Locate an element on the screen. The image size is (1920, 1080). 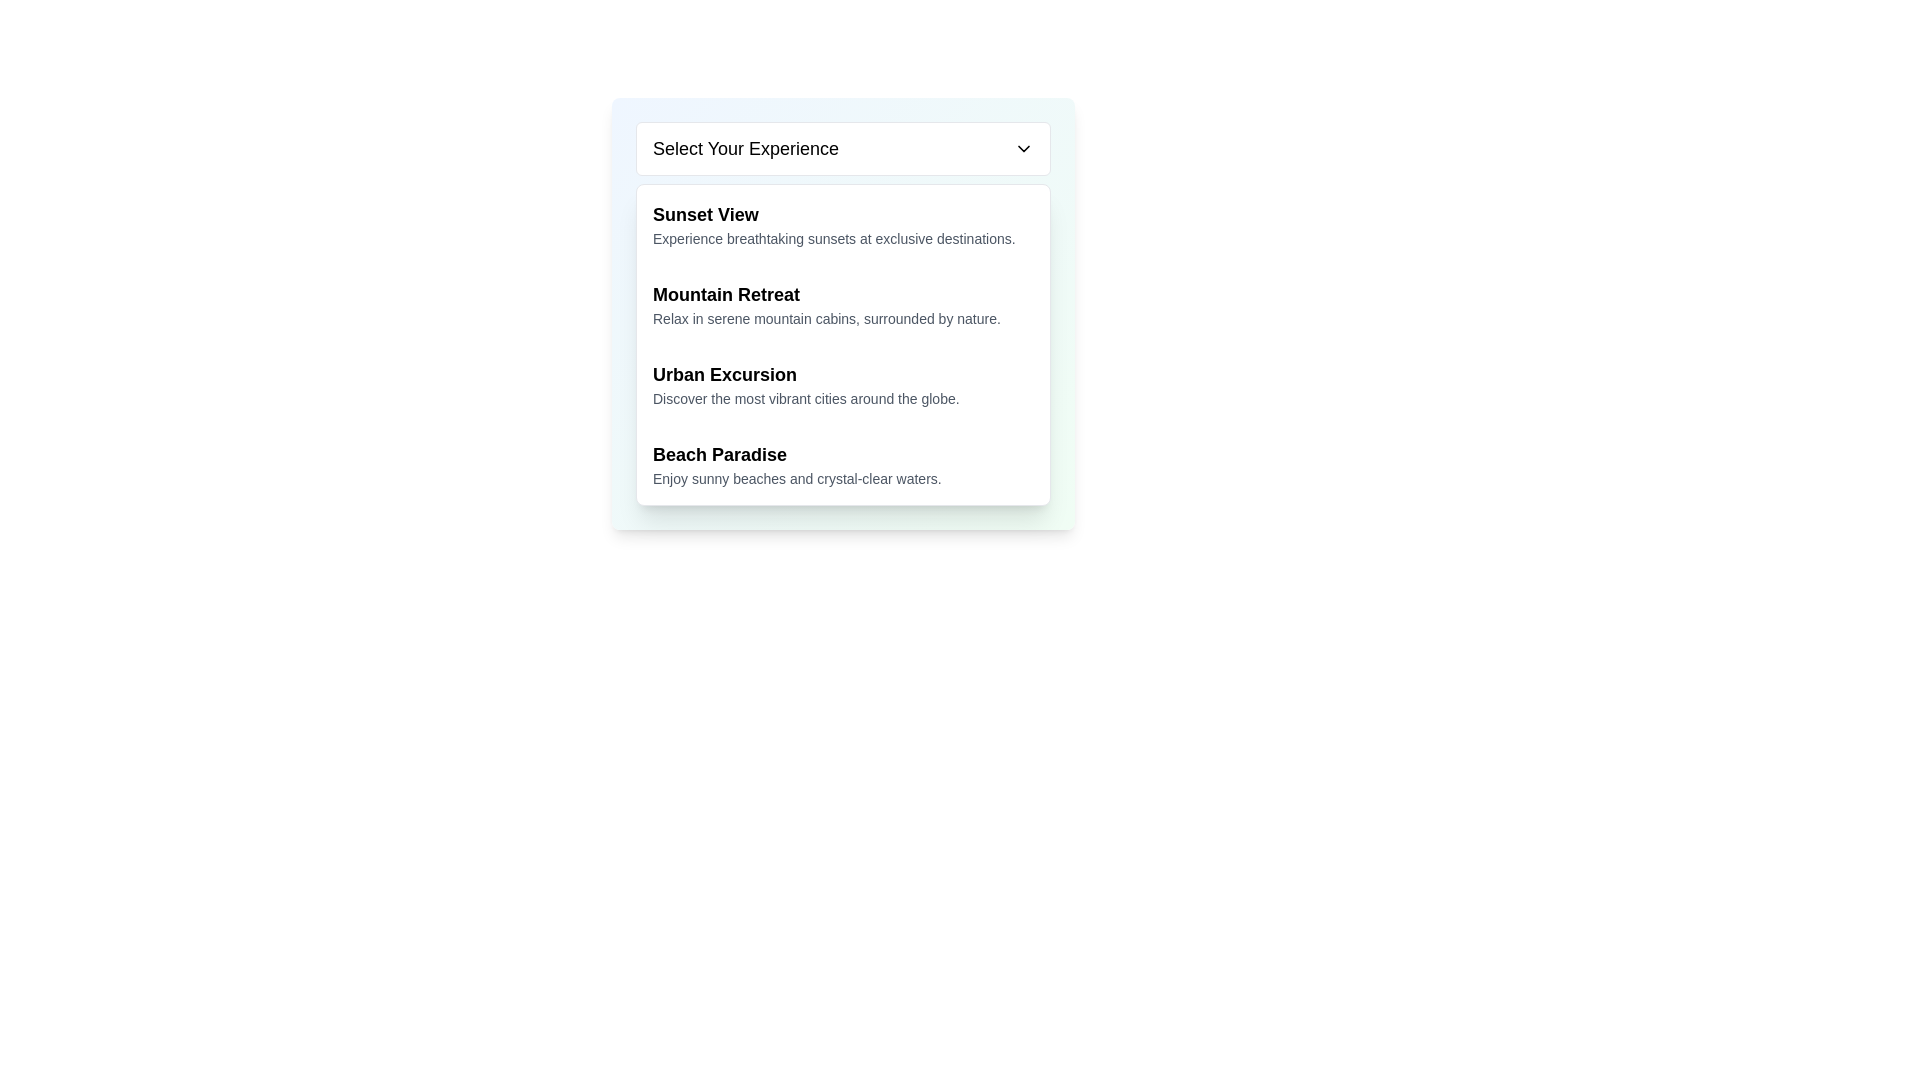
the vertically-oriented list of selectable options styled with a gradient background is located at coordinates (843, 313).